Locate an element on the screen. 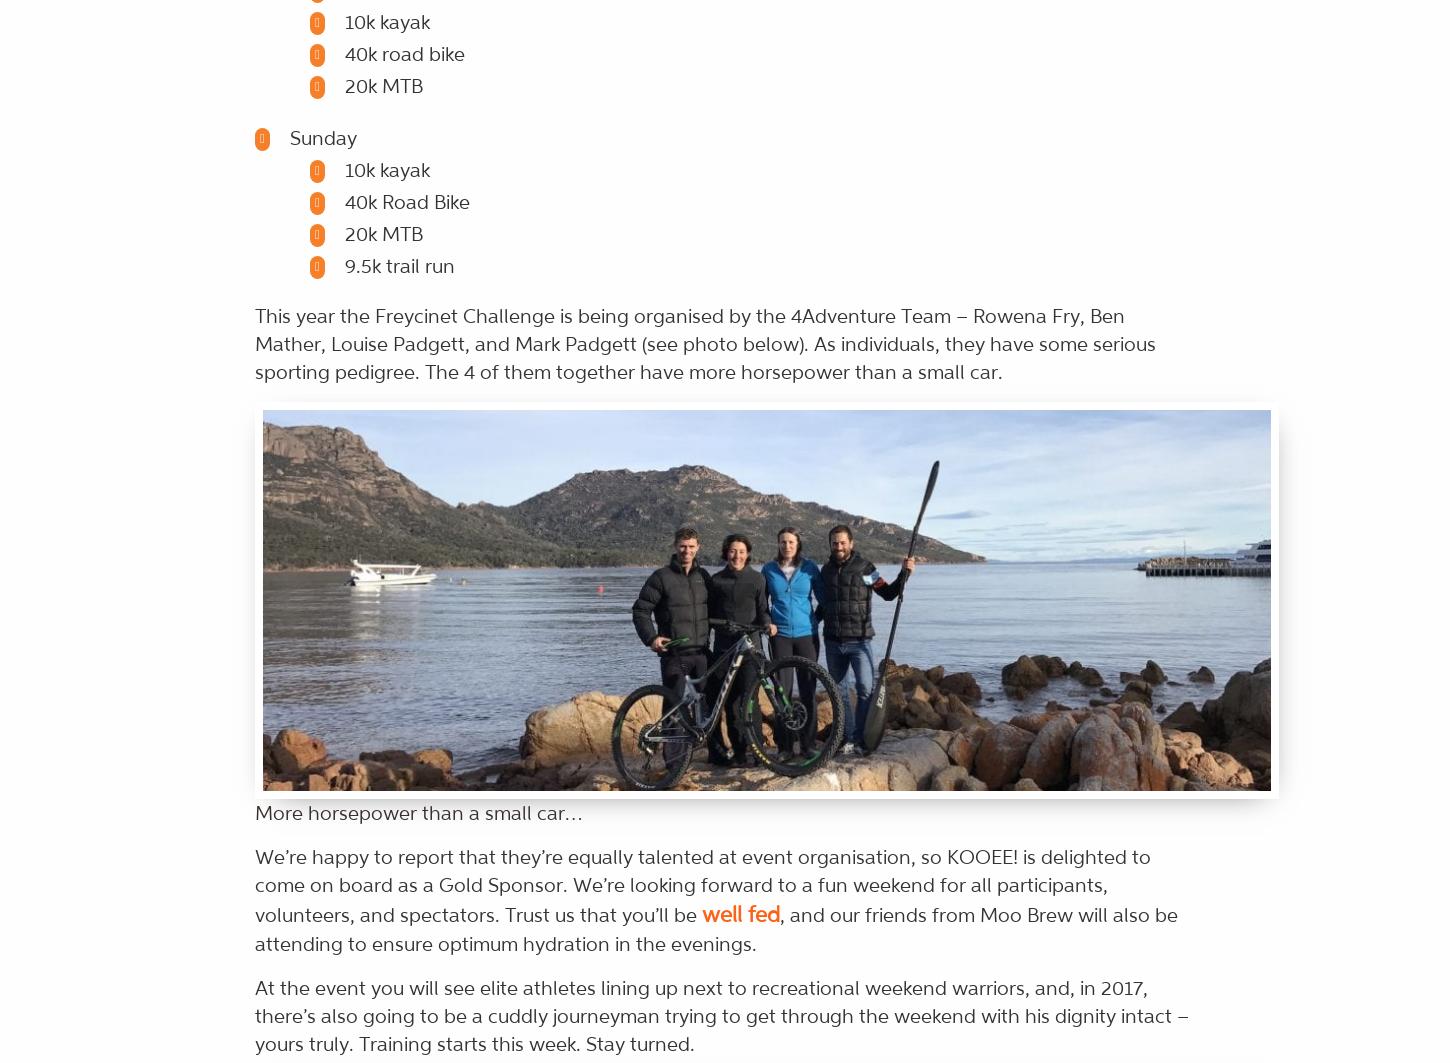  'We’re happy to report that they’re equally talented at event organisation, so KOOEE! is delighted to come on board as a Gold Sponsor. We’re looking forward to a fun weekend for all participants, volunteers, and spectators. Trust us that you’ll be' is located at coordinates (701, 885).